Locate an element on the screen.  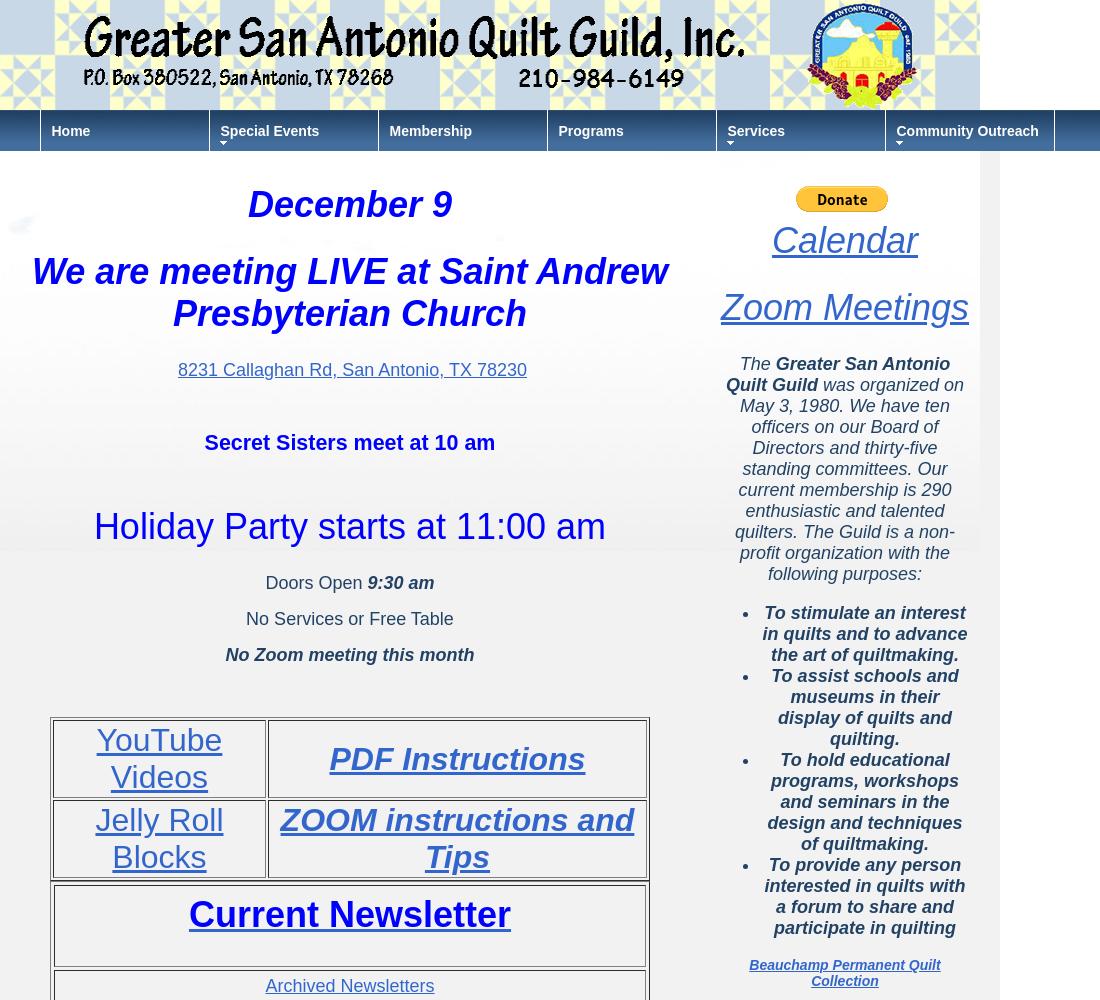
'Greater San Antonio Quilt Guild' is located at coordinates (836, 373).